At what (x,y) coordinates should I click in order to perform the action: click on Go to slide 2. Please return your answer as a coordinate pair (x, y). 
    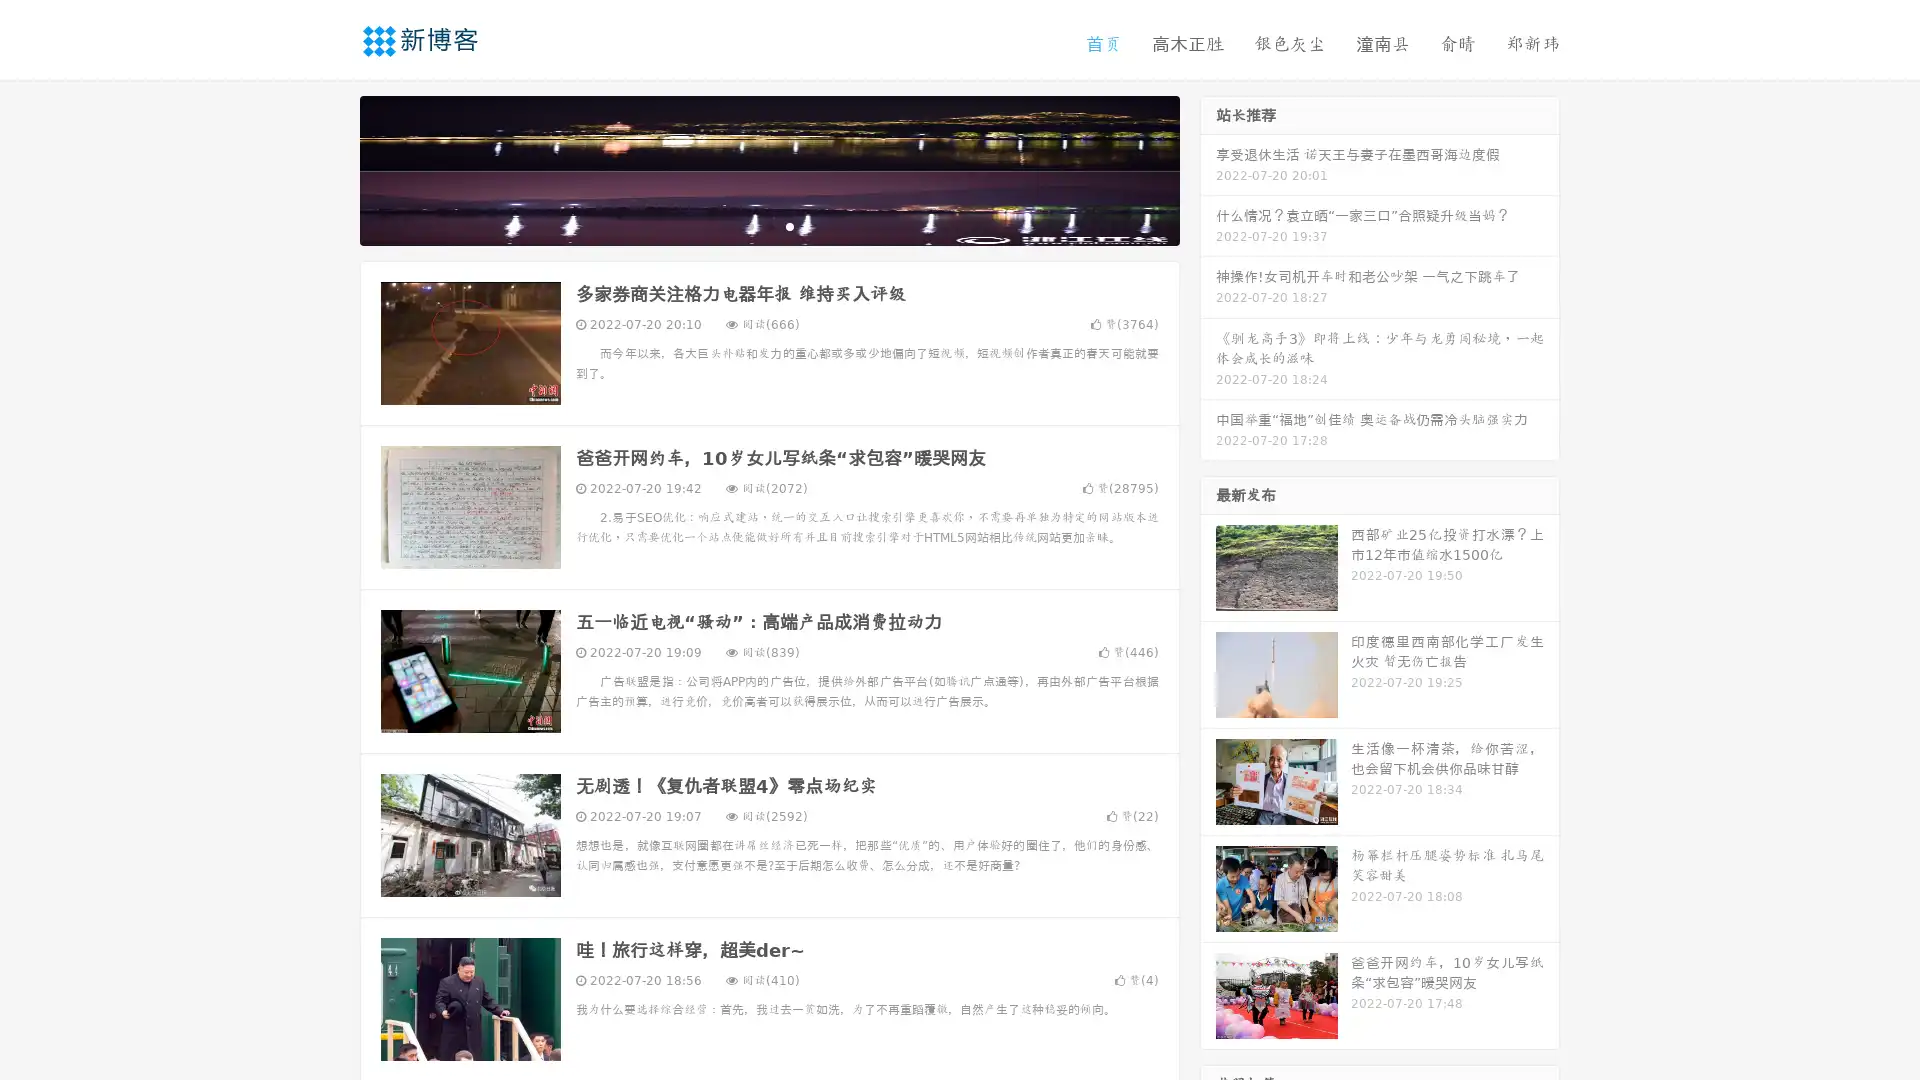
    Looking at the image, I should click on (768, 225).